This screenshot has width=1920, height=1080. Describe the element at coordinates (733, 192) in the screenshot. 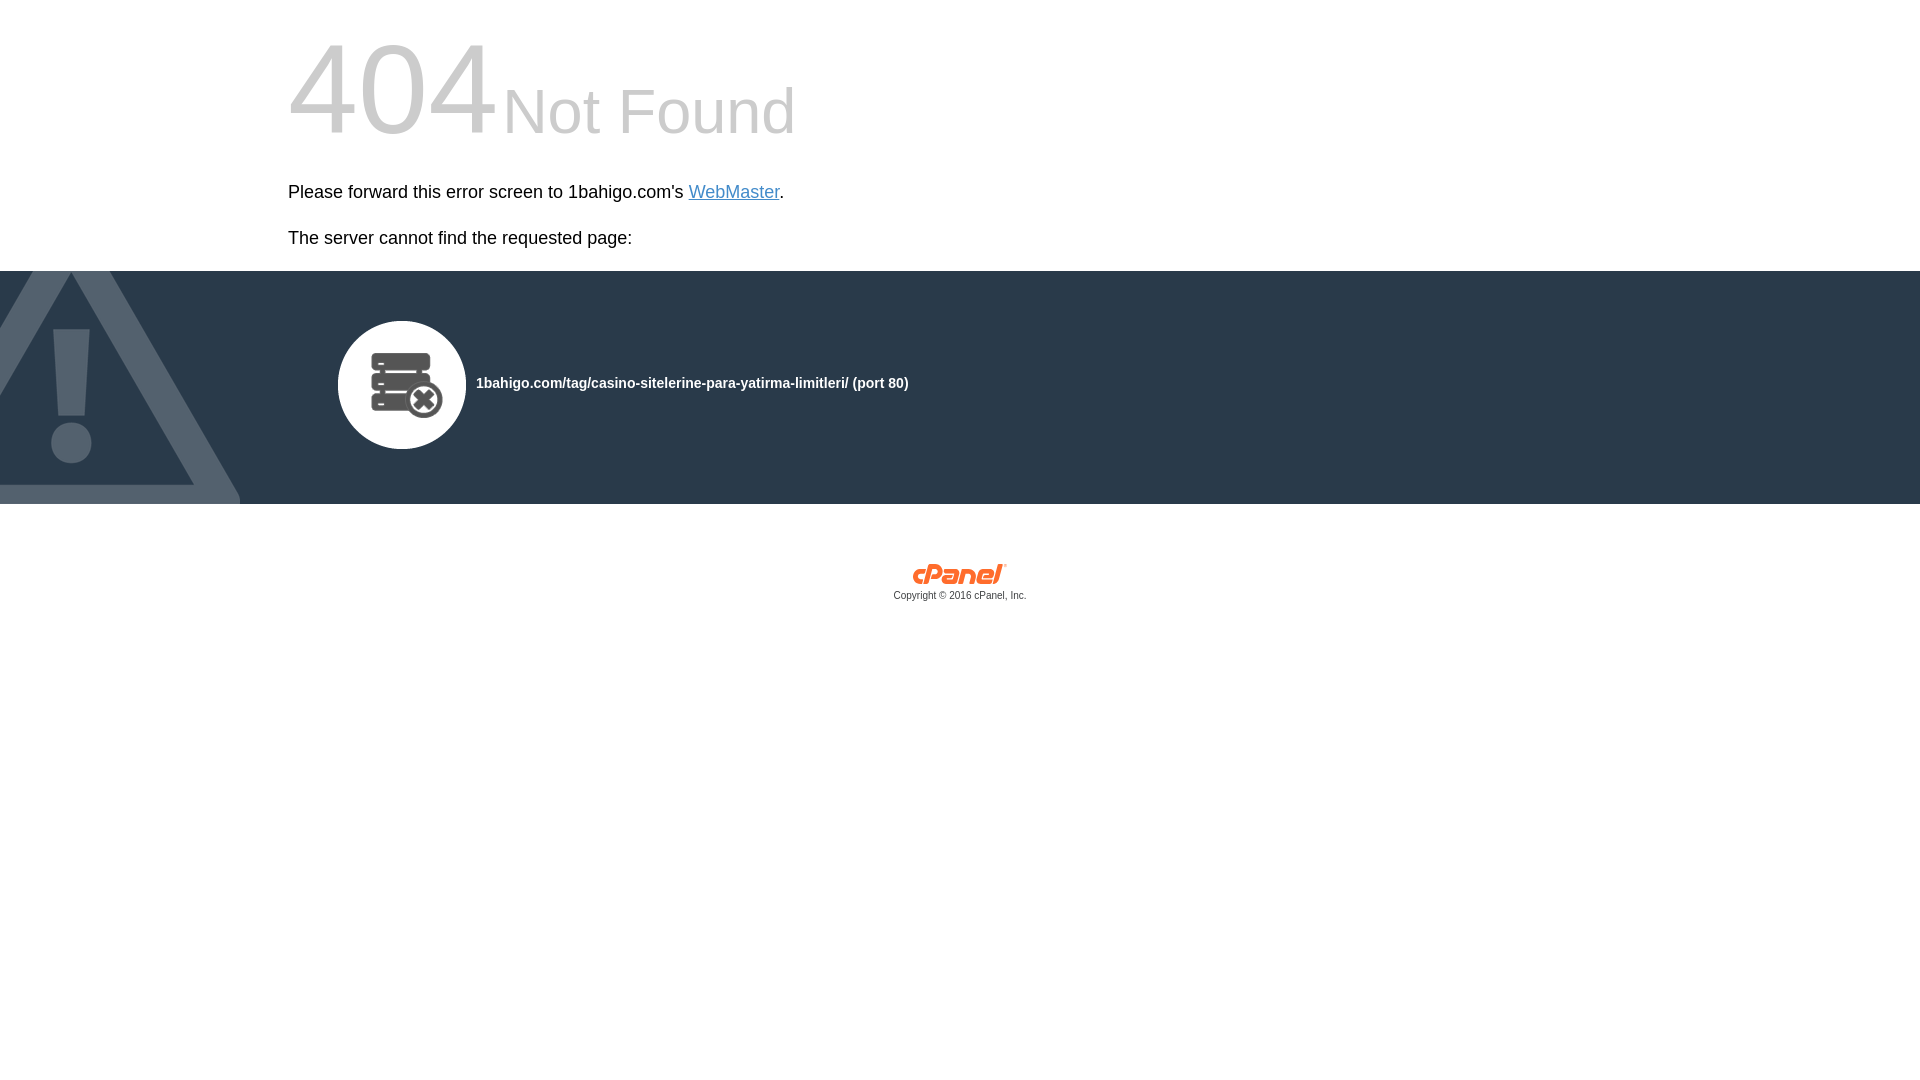

I see `'WebMaster'` at that location.